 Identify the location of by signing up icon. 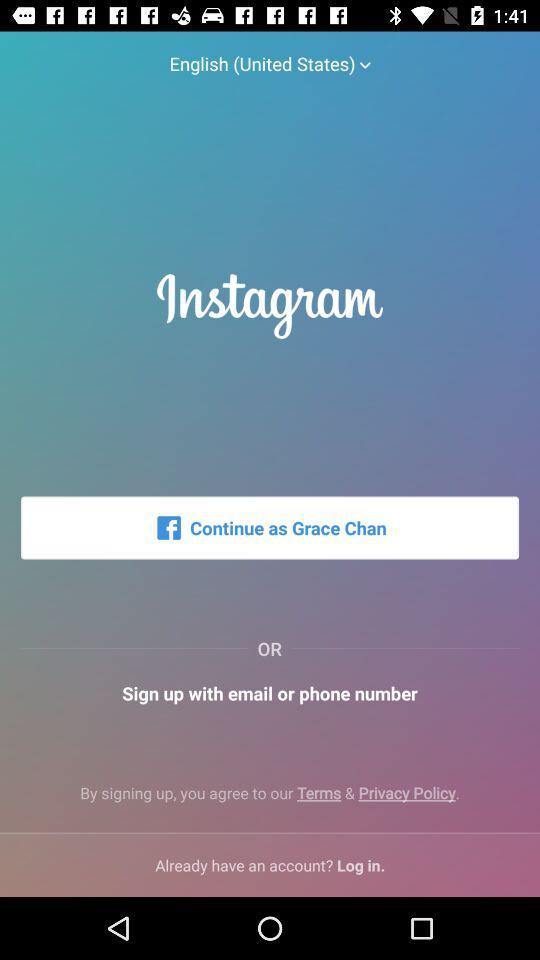
(270, 801).